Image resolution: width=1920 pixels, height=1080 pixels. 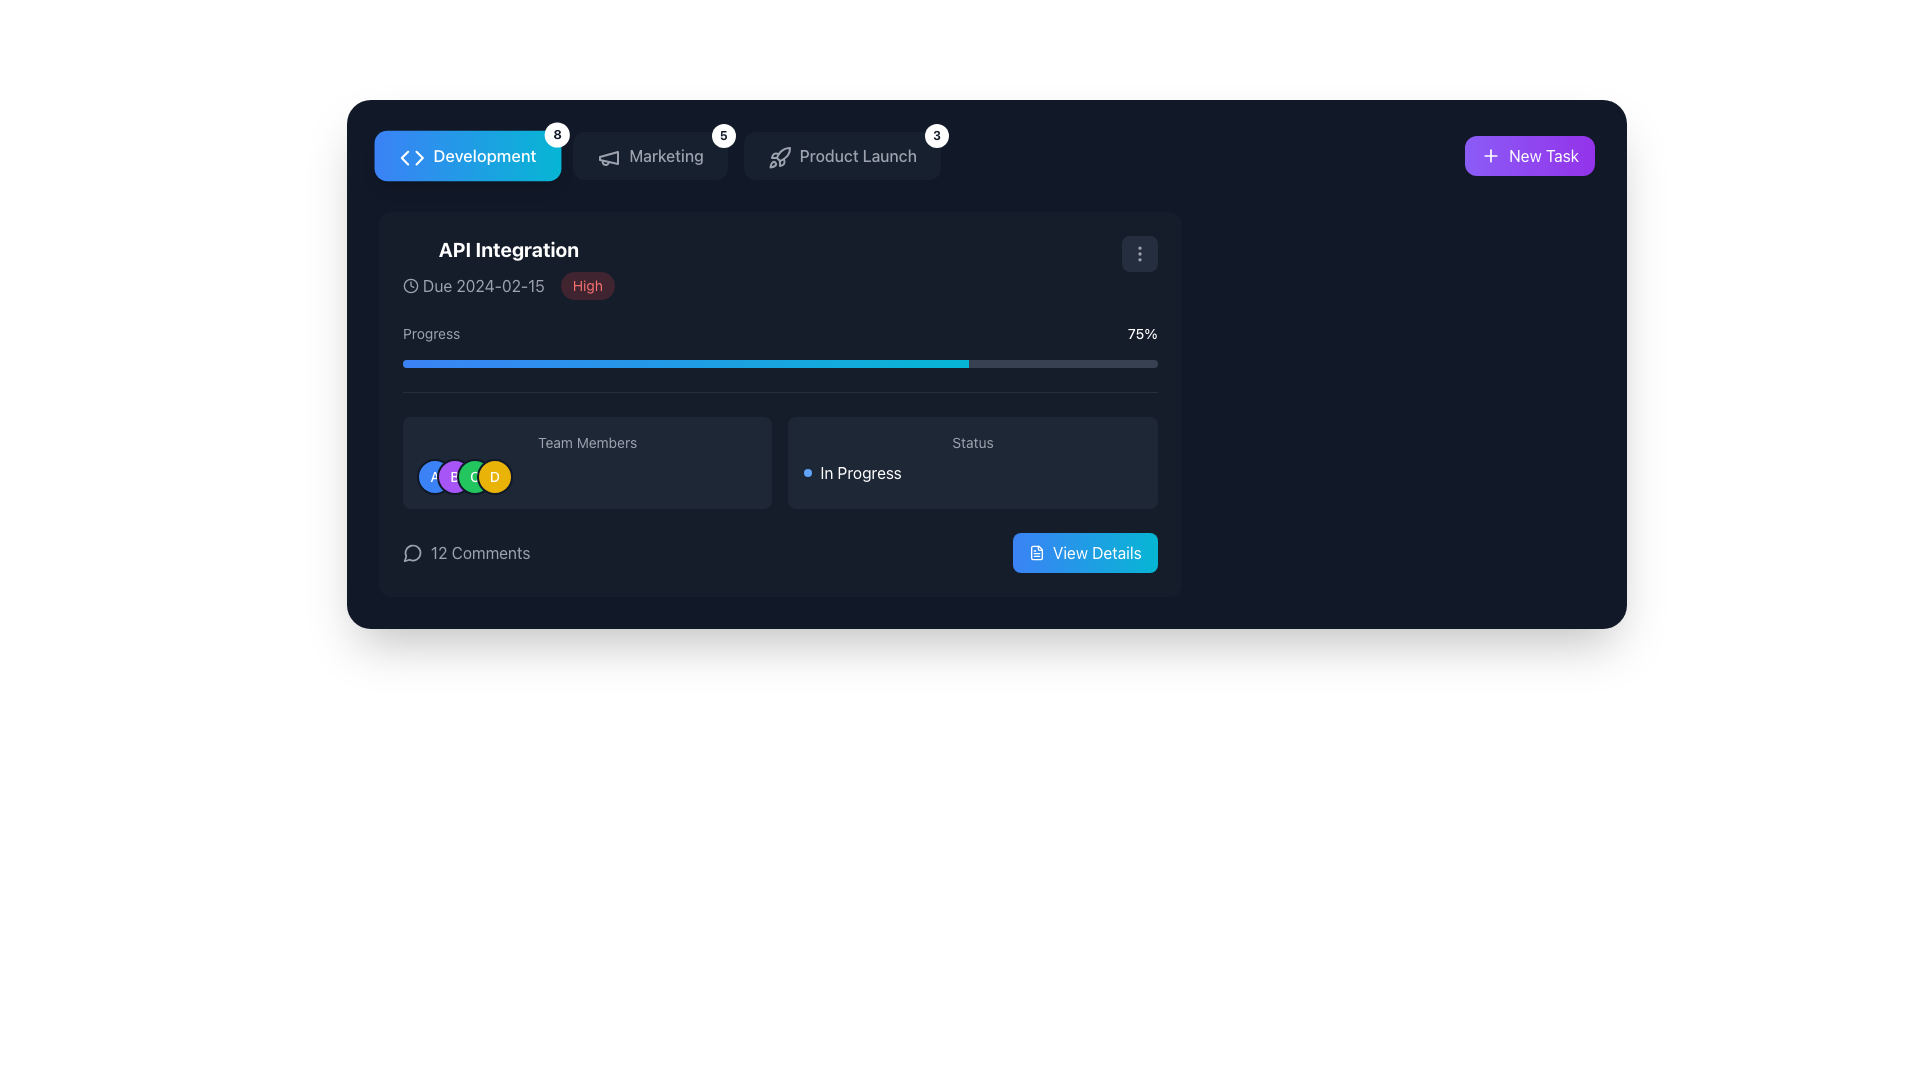 I want to click on the text label within the button located at the bottom-right of the task card, so click(x=1096, y=552).